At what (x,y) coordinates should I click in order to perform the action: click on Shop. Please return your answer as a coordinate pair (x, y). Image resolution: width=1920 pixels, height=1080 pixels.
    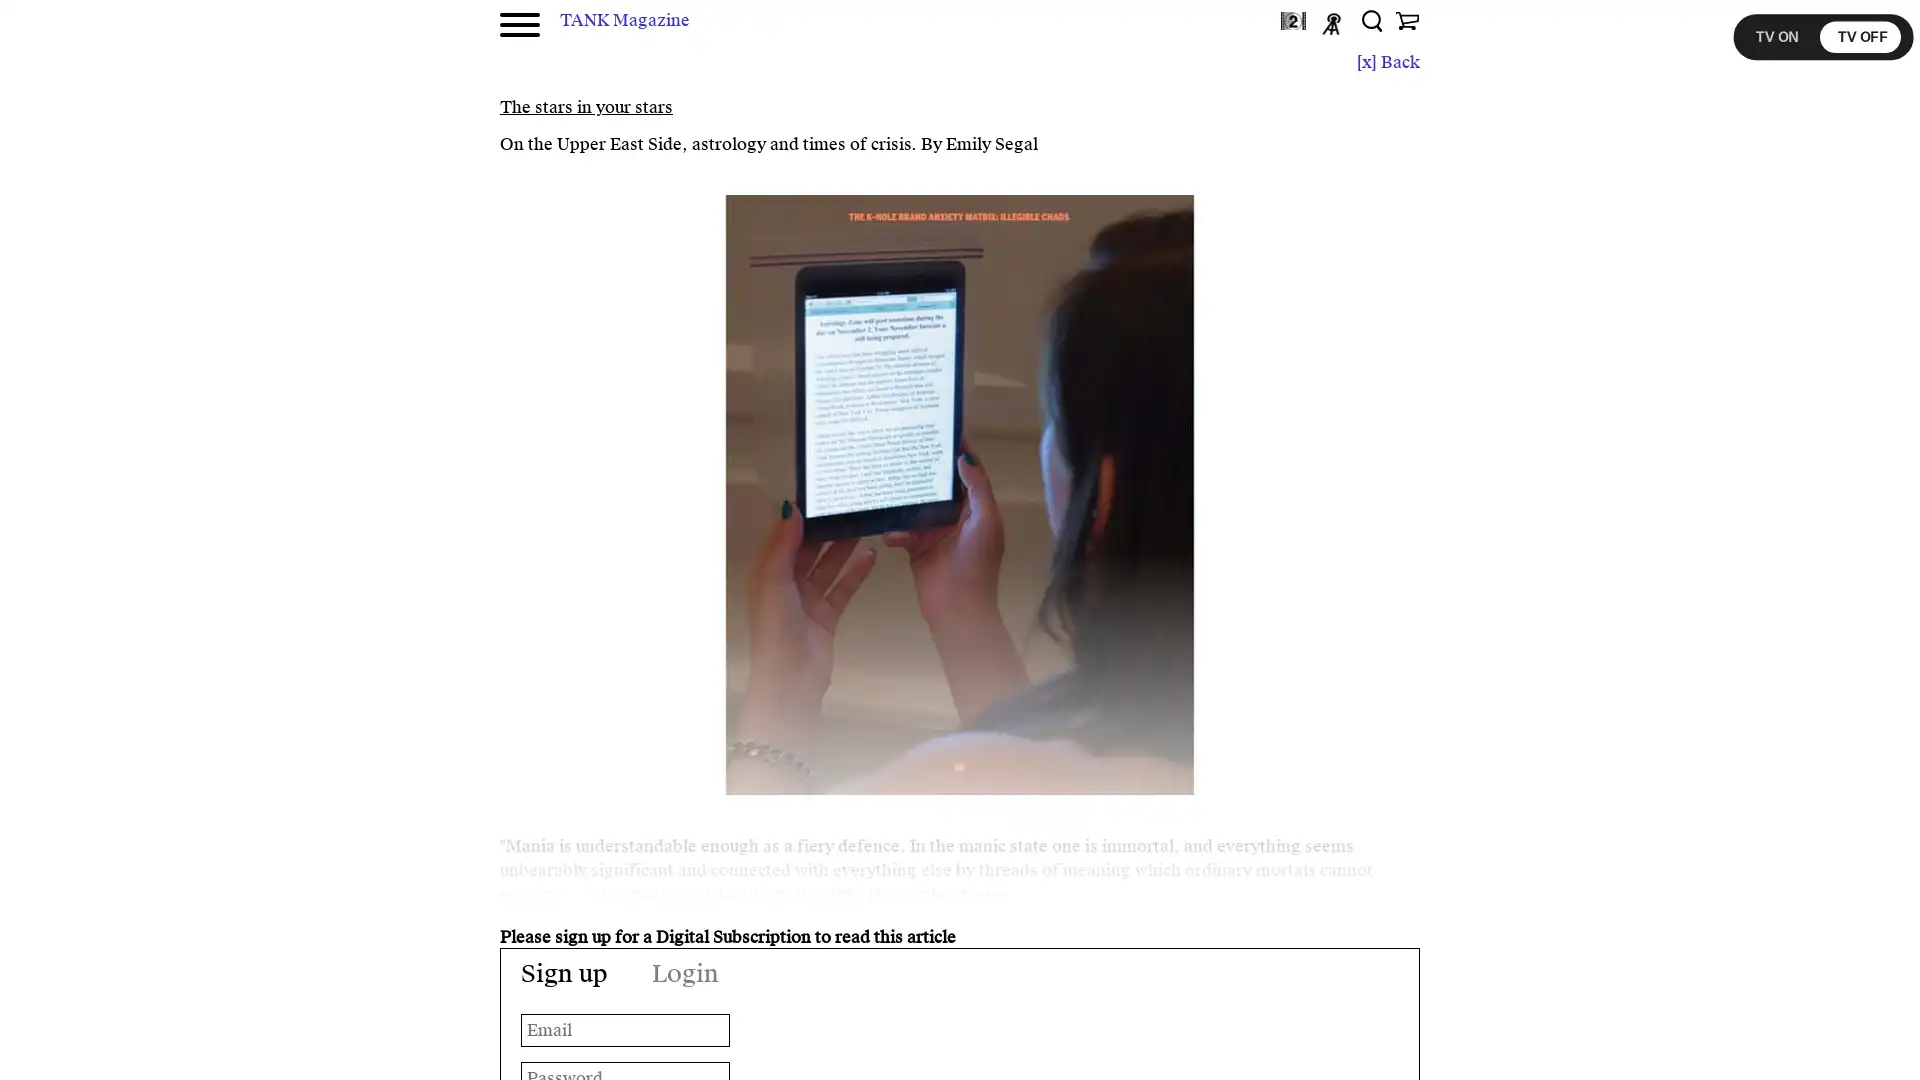
    Looking at the image, I should click on (1406, 20).